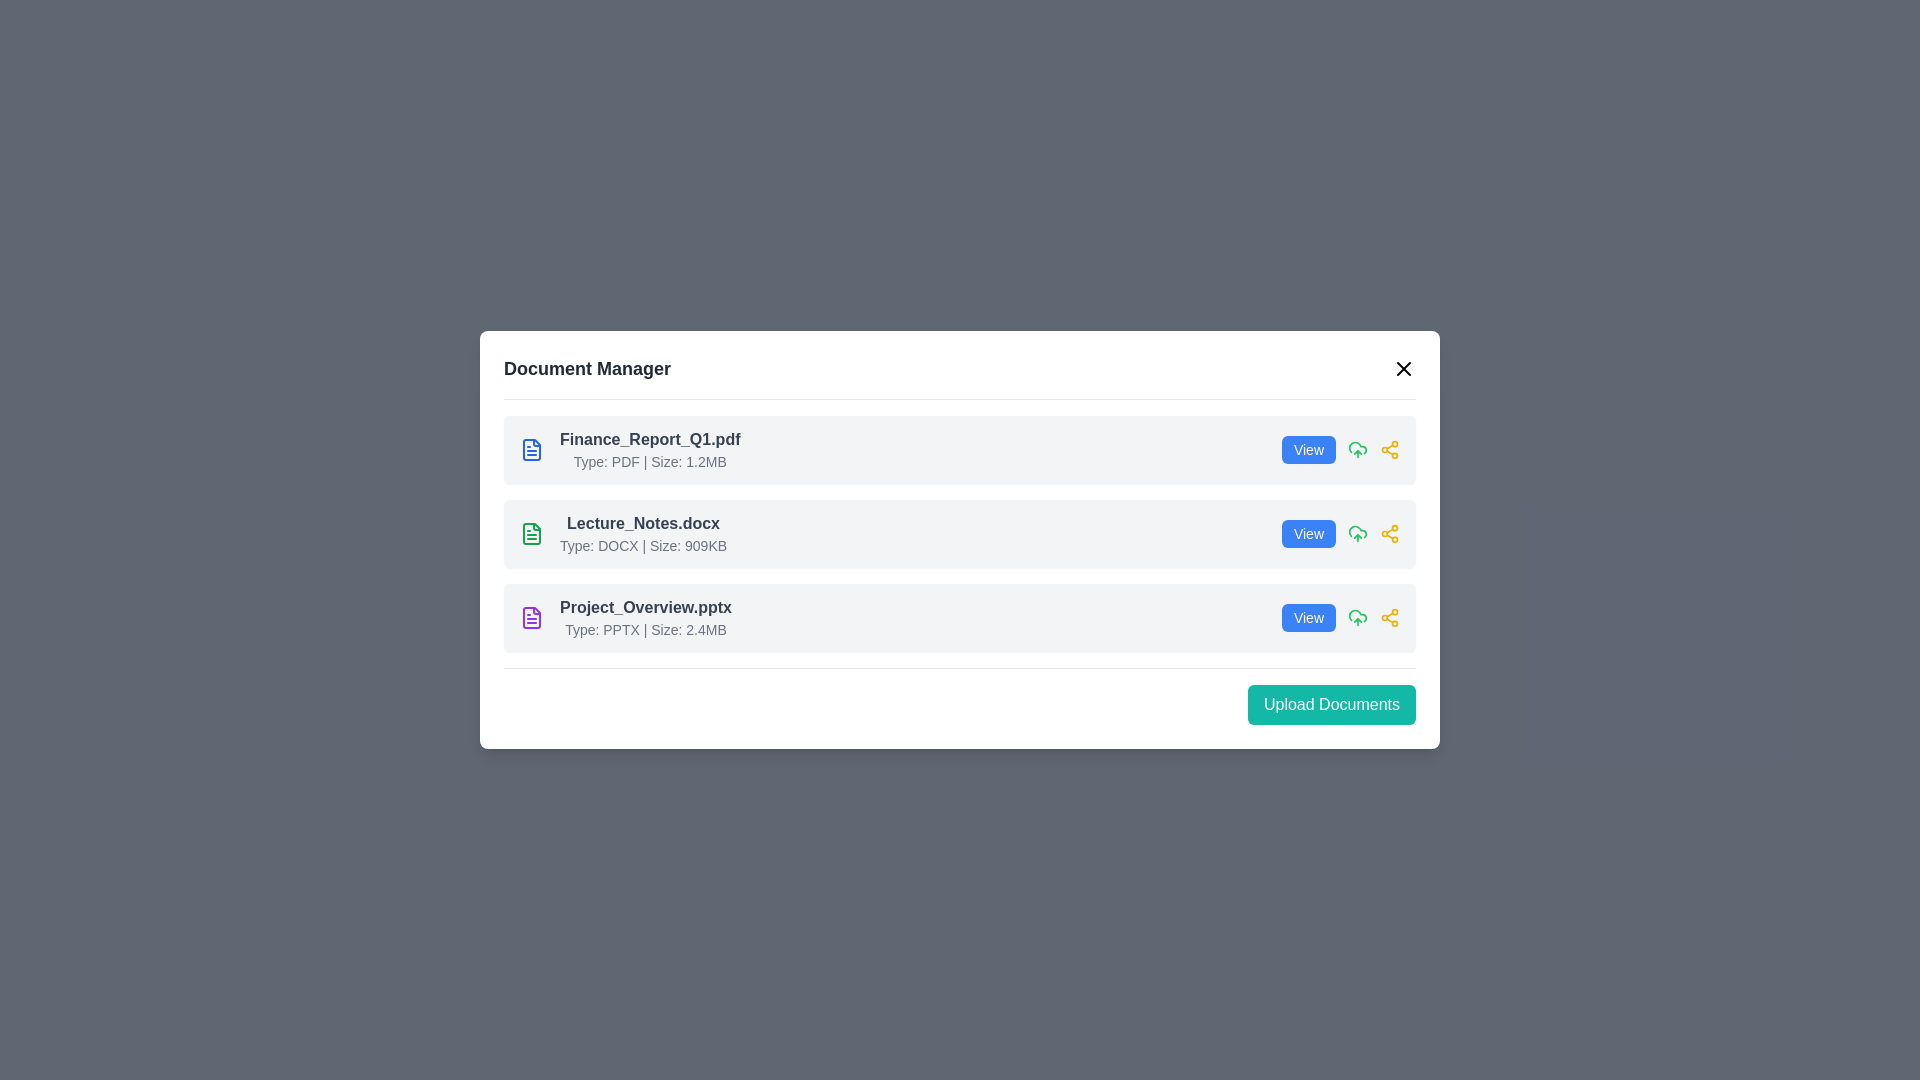 This screenshot has width=1920, height=1080. What do you see at coordinates (624, 616) in the screenshot?
I see `information of the third file entry in the Document Manager, which is located below 'Finance_Report_Q1.pdf' and 'Lecture_Notes.docx'` at bounding box center [624, 616].